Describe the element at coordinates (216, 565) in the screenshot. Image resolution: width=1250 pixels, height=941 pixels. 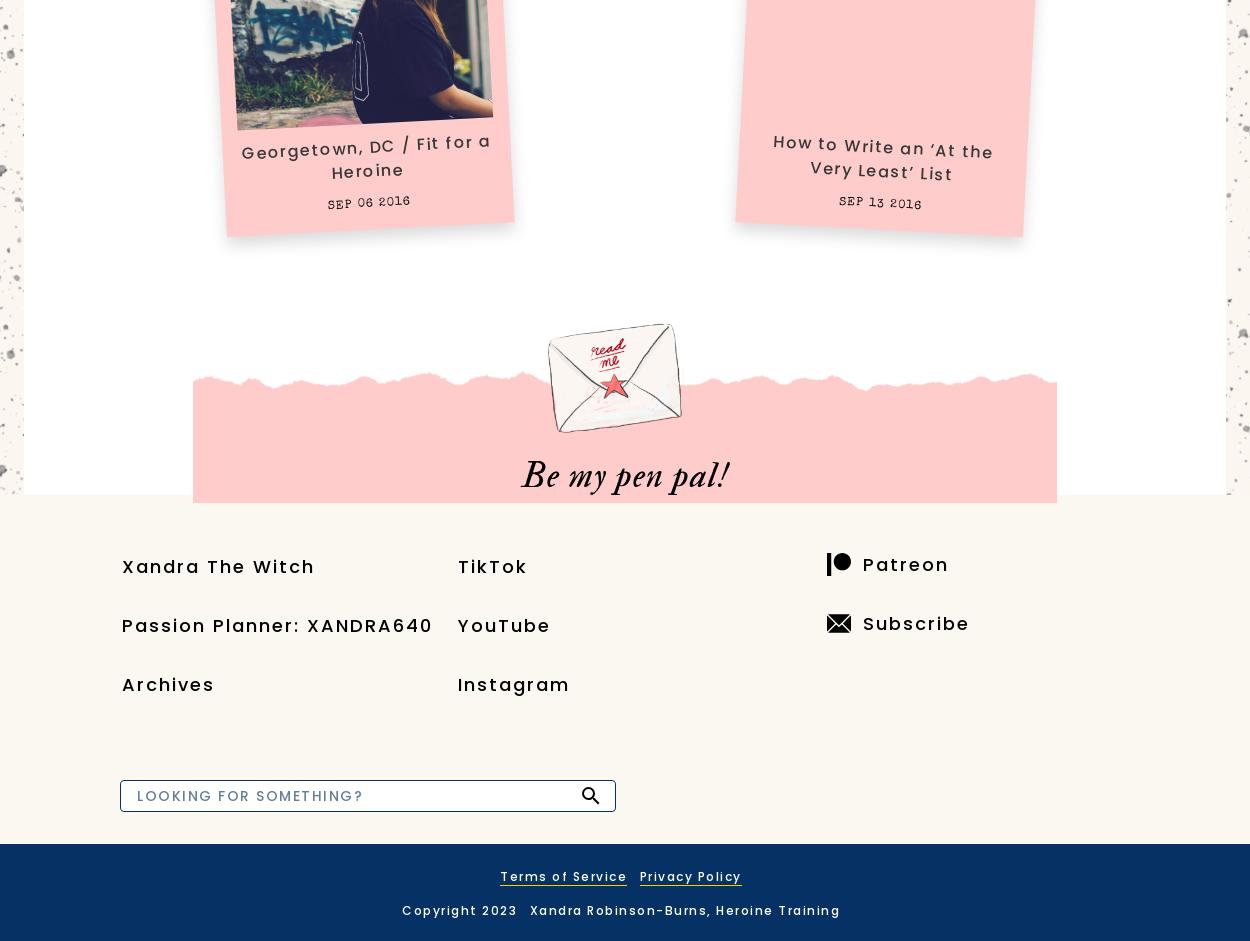
I see `'Xandra The Witch'` at that location.